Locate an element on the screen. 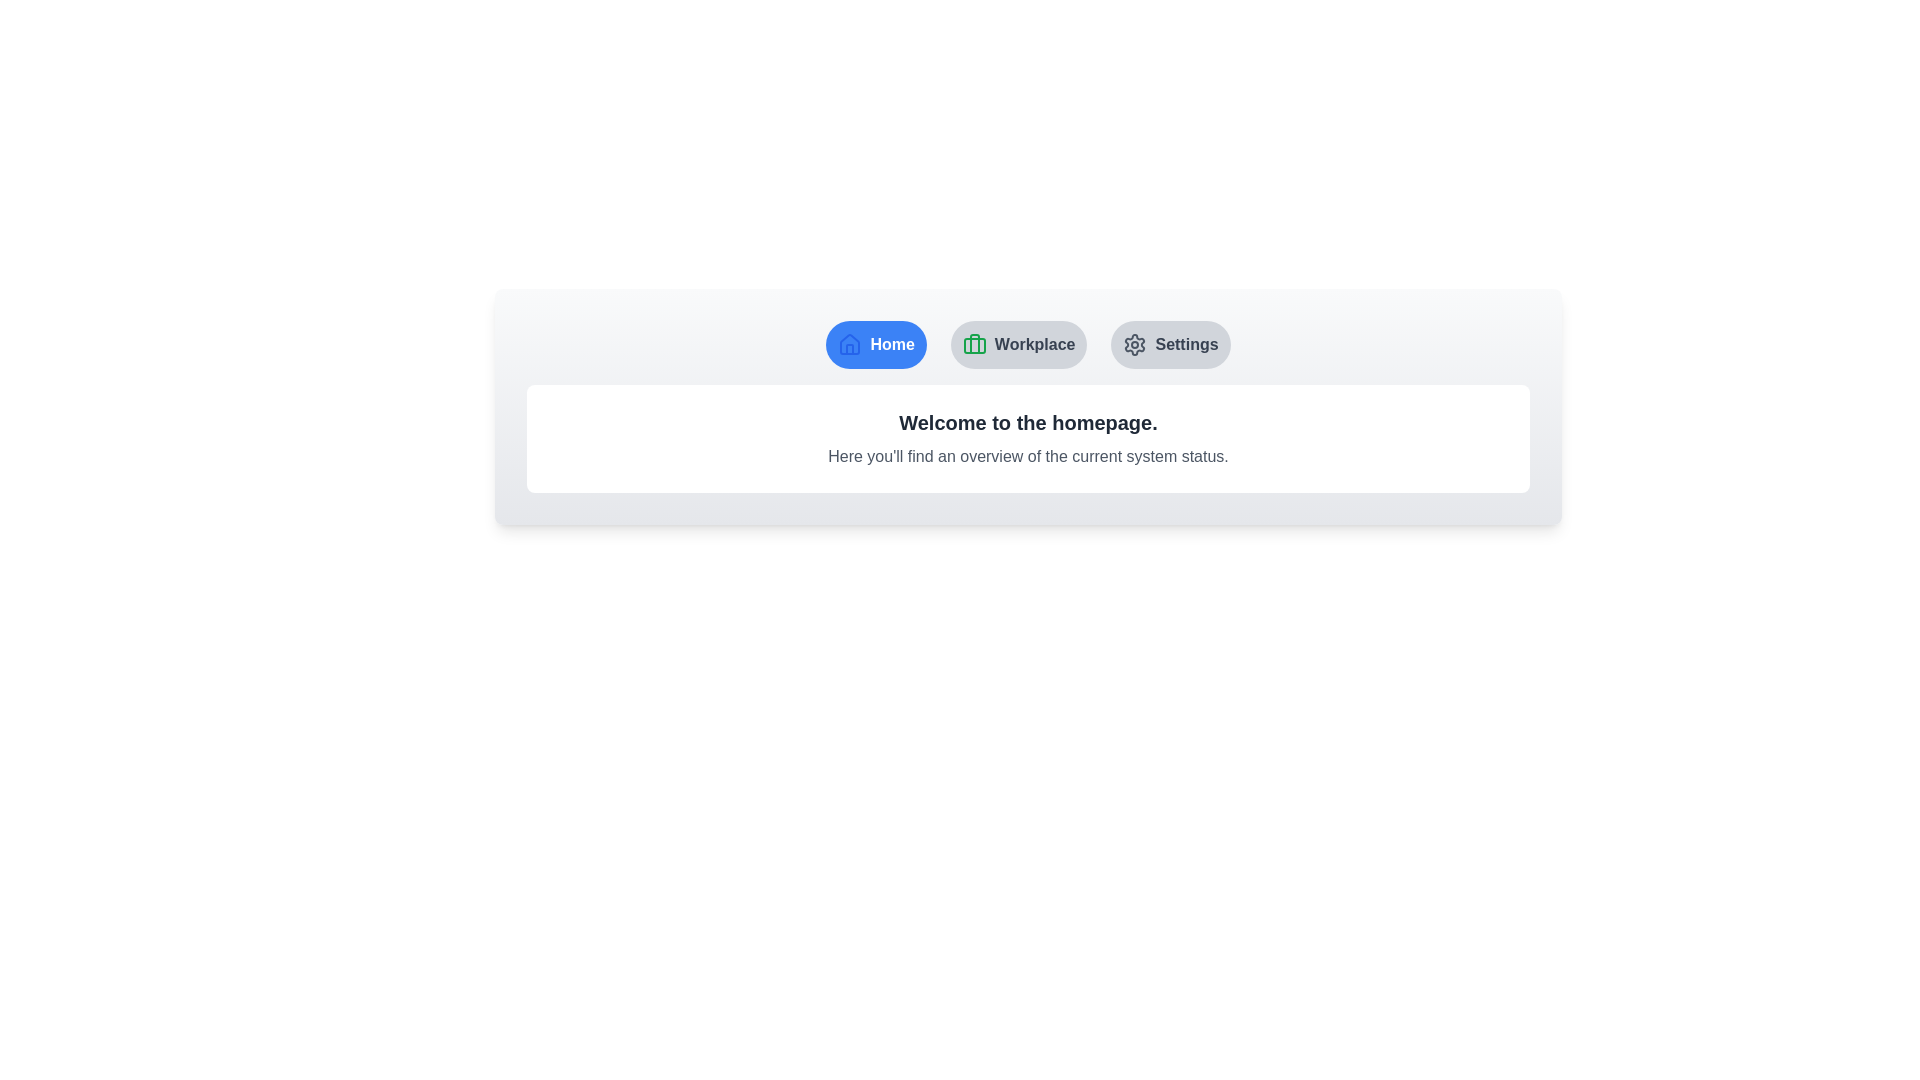 This screenshot has height=1080, width=1920. the button labeled Home to observe its hover effect is located at coordinates (875, 343).